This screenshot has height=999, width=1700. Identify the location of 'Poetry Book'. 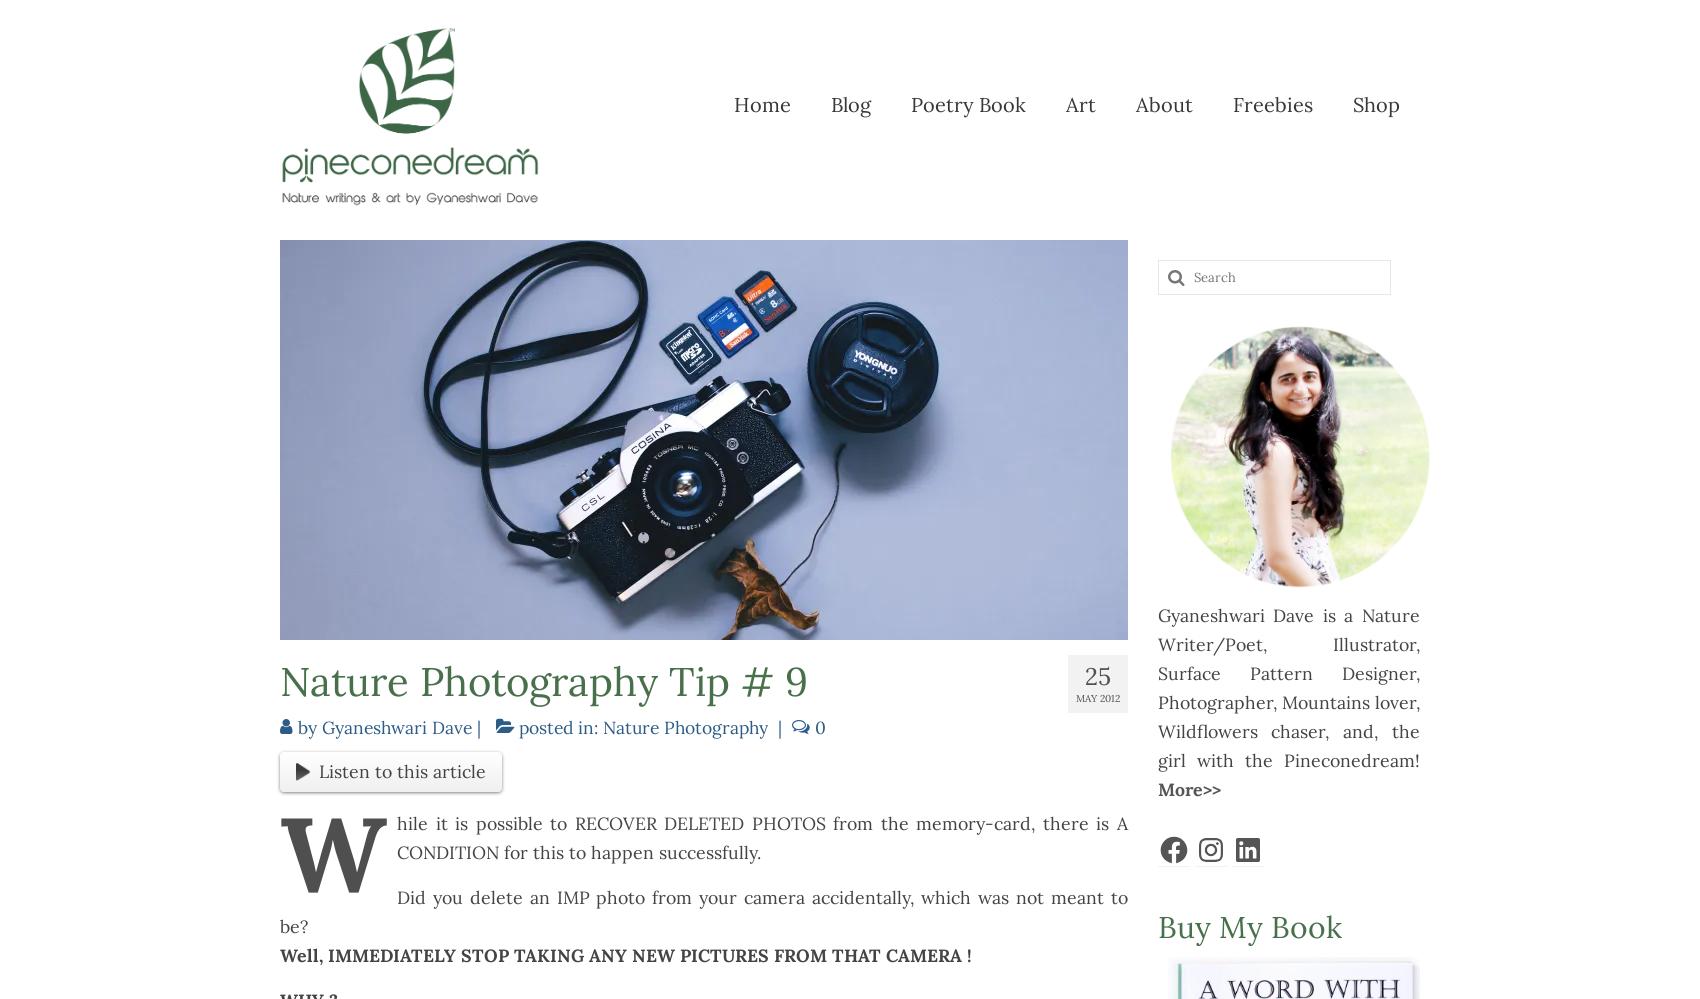
(966, 103).